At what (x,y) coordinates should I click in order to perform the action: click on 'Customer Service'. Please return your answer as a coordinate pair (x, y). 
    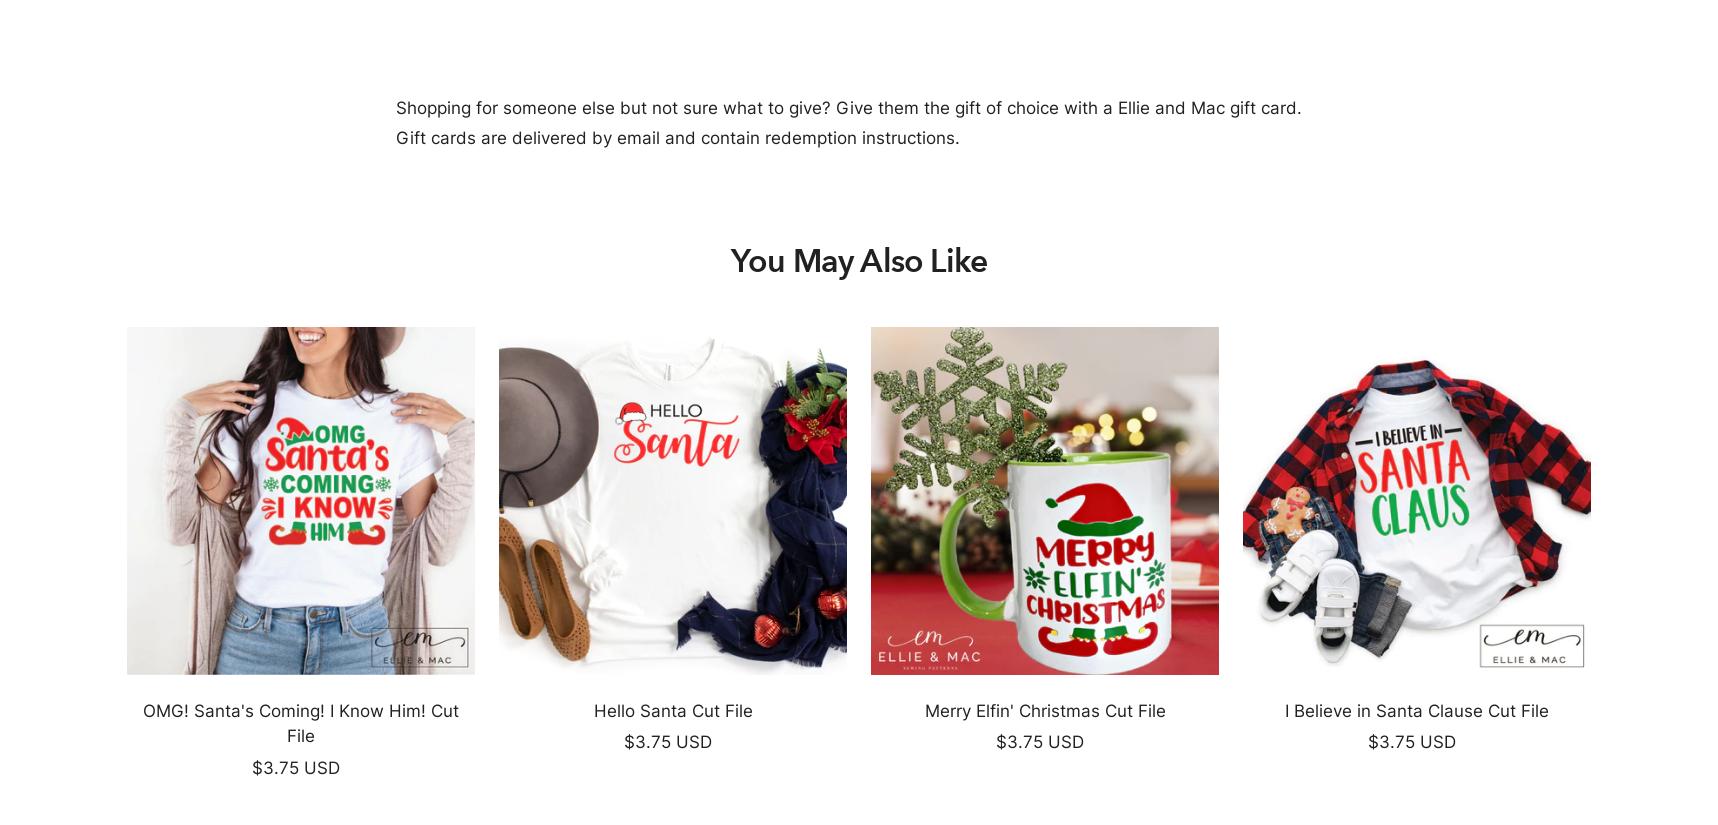
    Looking at the image, I should click on (858, 631).